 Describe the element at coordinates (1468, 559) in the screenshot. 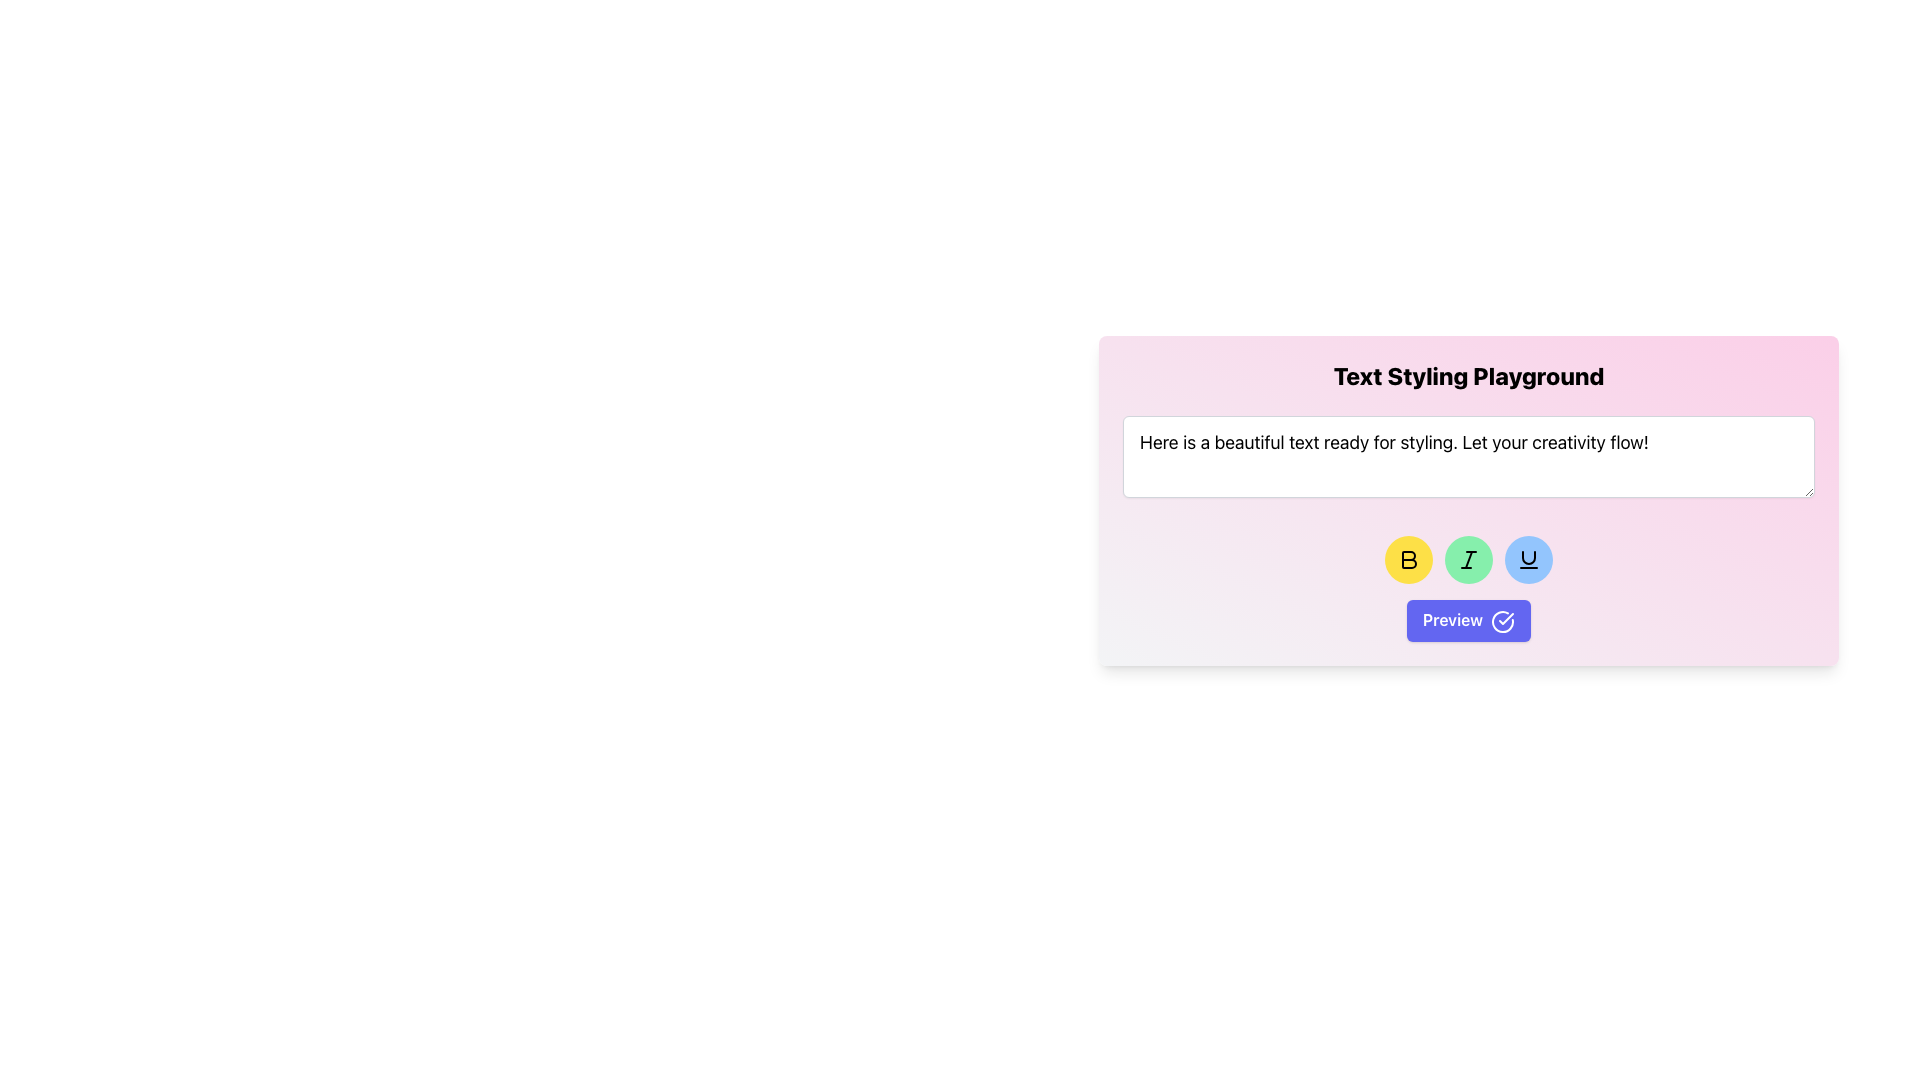

I see `the second button in the horizontal row of three buttons located below the main input text area in the 'Text Styling Playground' to apply italic formatting to the text` at that location.